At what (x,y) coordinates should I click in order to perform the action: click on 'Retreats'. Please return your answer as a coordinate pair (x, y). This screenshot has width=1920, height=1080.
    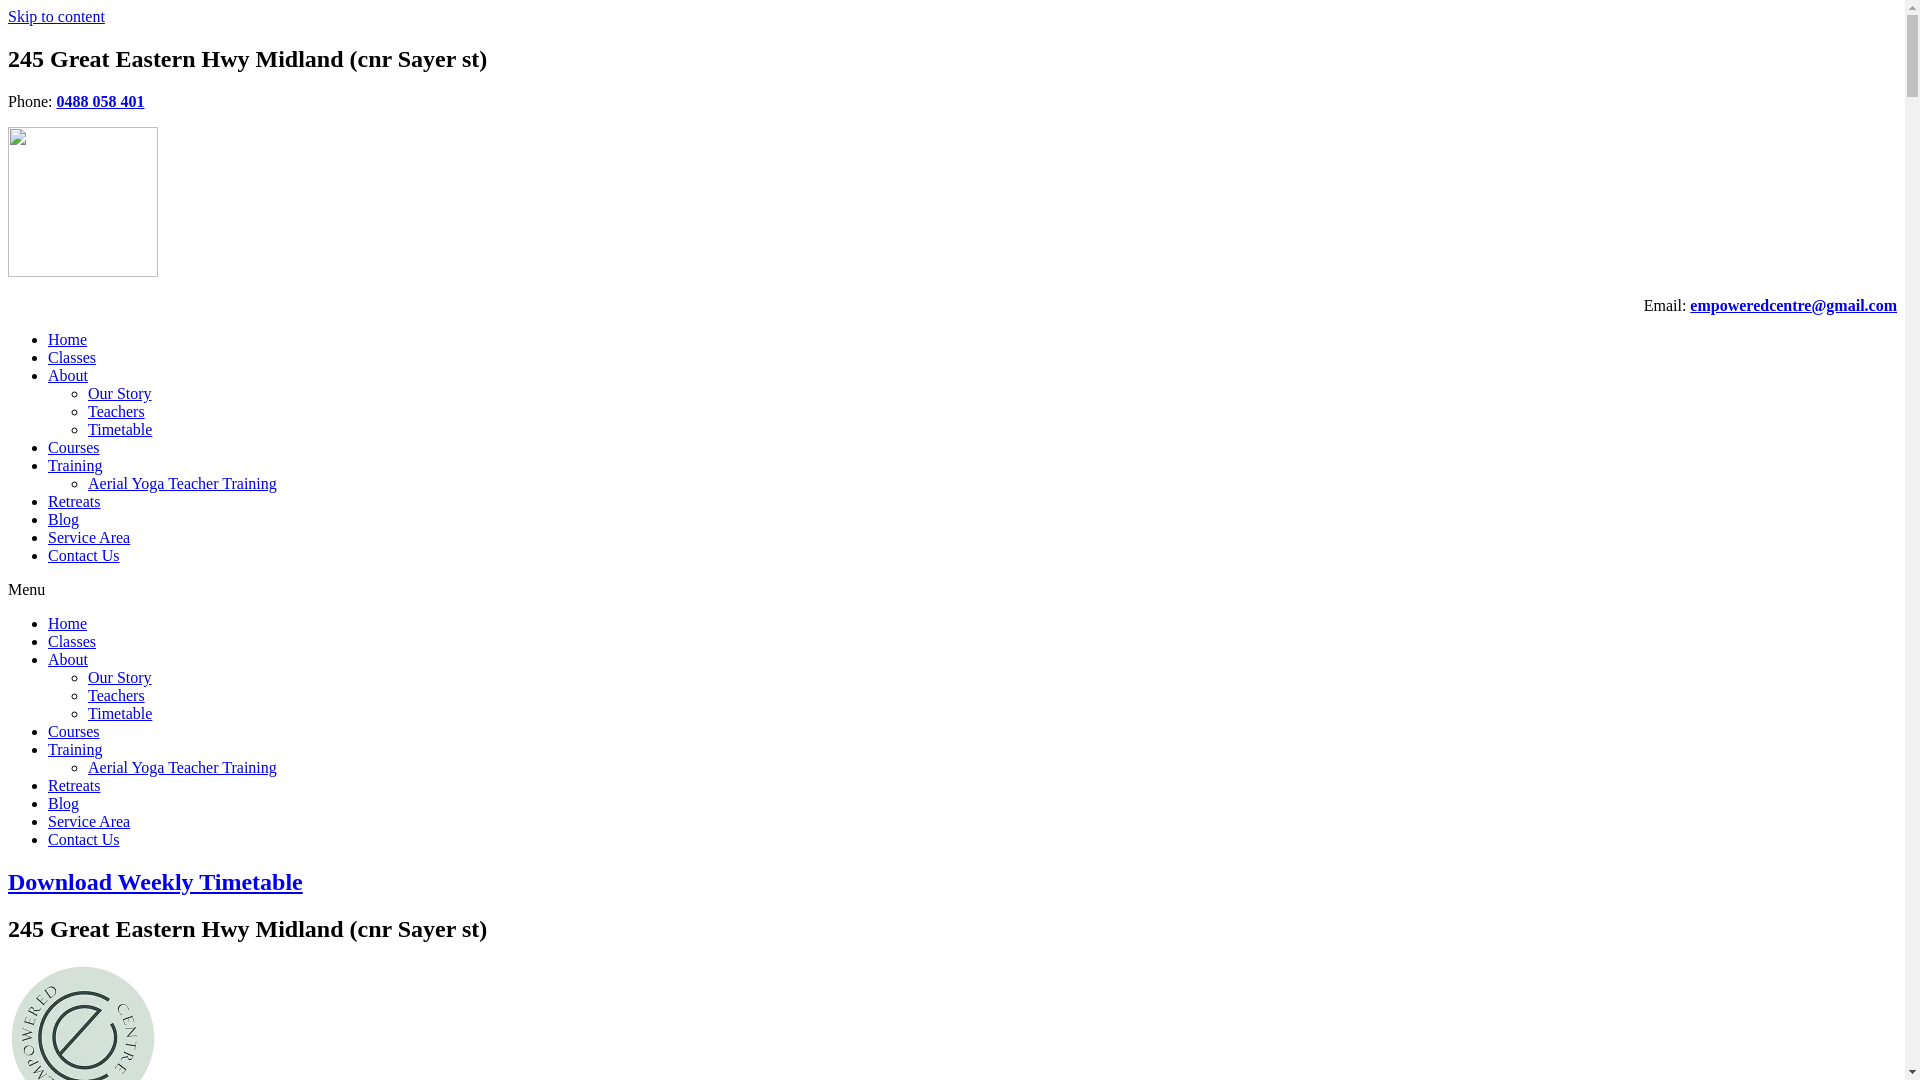
    Looking at the image, I should click on (73, 784).